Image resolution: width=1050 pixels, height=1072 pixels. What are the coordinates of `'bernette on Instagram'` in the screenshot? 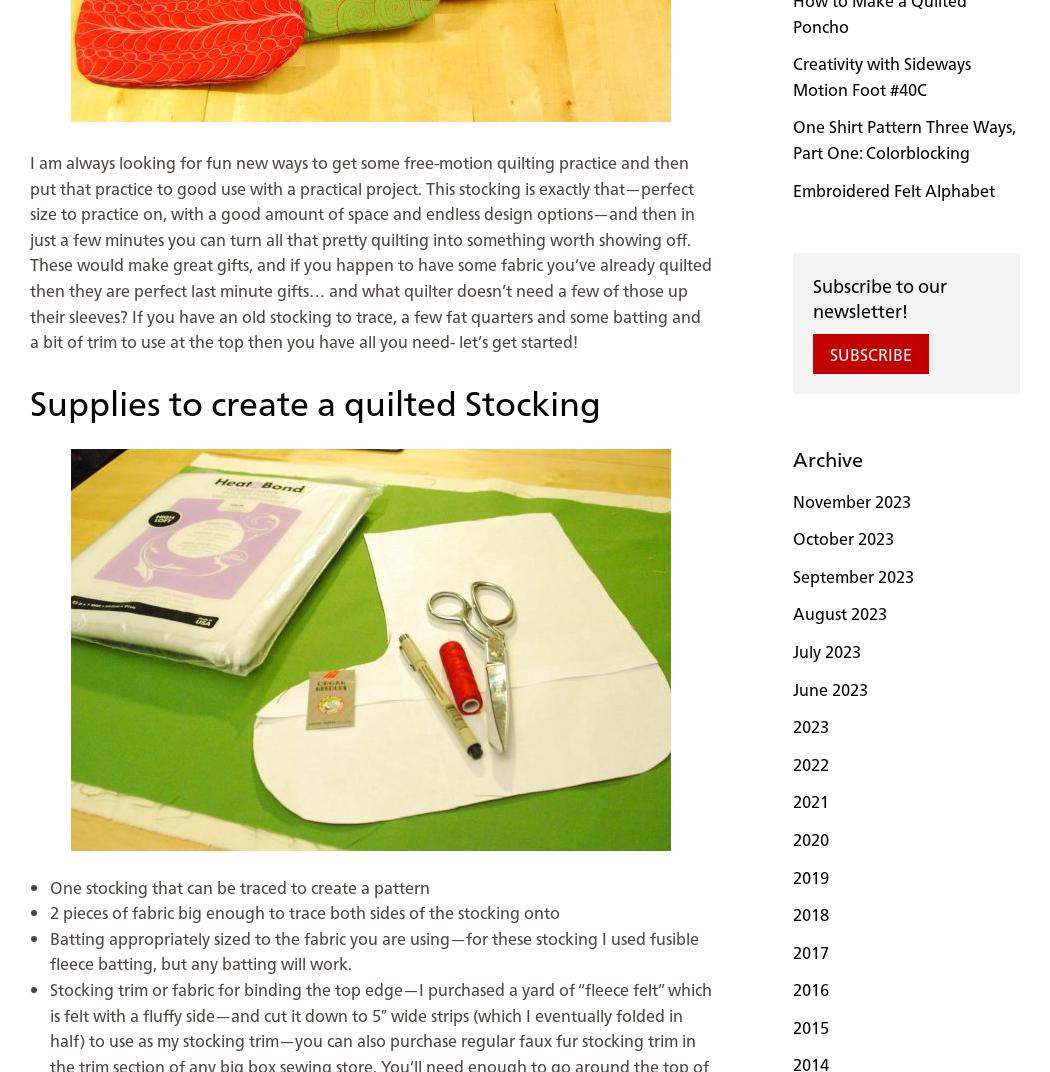 It's located at (920, 929).